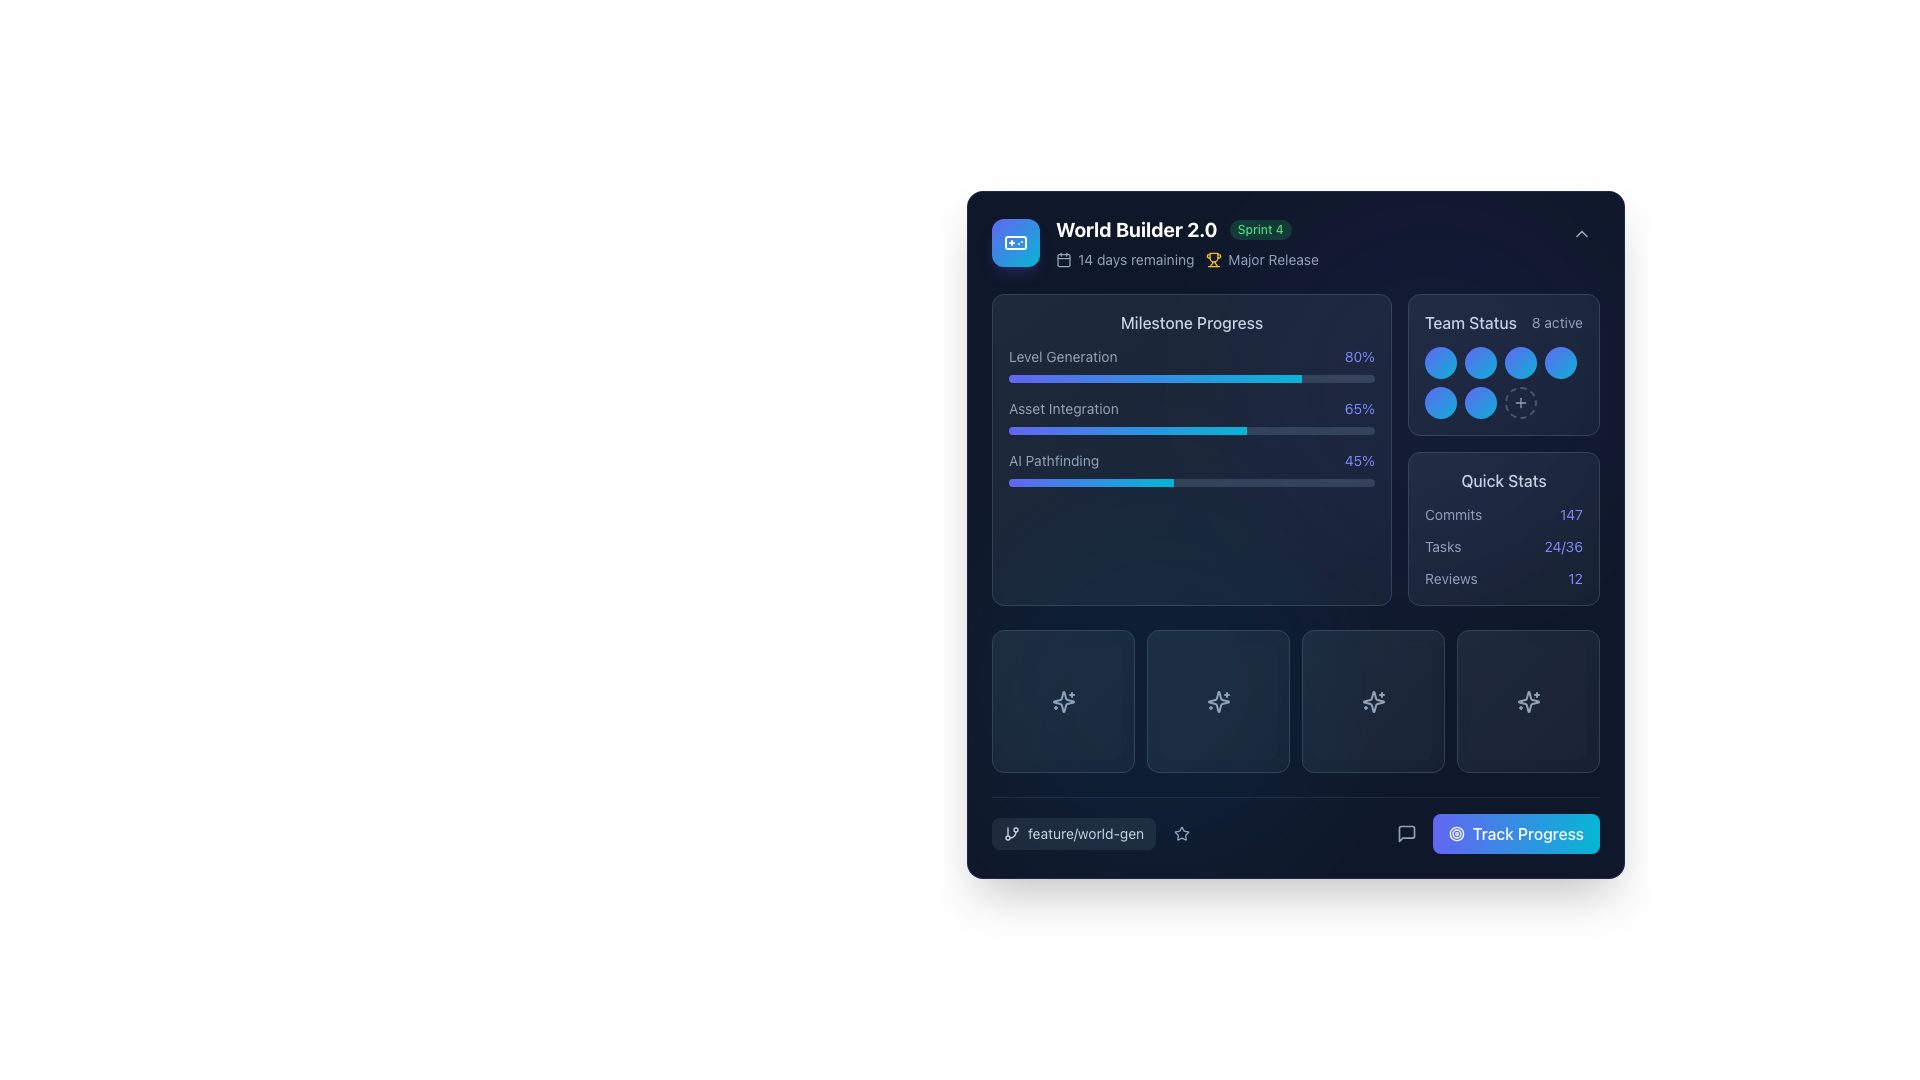 This screenshot has width=1920, height=1080. Describe the element at coordinates (1191, 415) in the screenshot. I see `progress label and percentage from the second progress bar labeled 'Asset Integration' within the 'Milestone Progress' card, which is located between 'Level Generation' and 'AI Pathfinding'` at that location.